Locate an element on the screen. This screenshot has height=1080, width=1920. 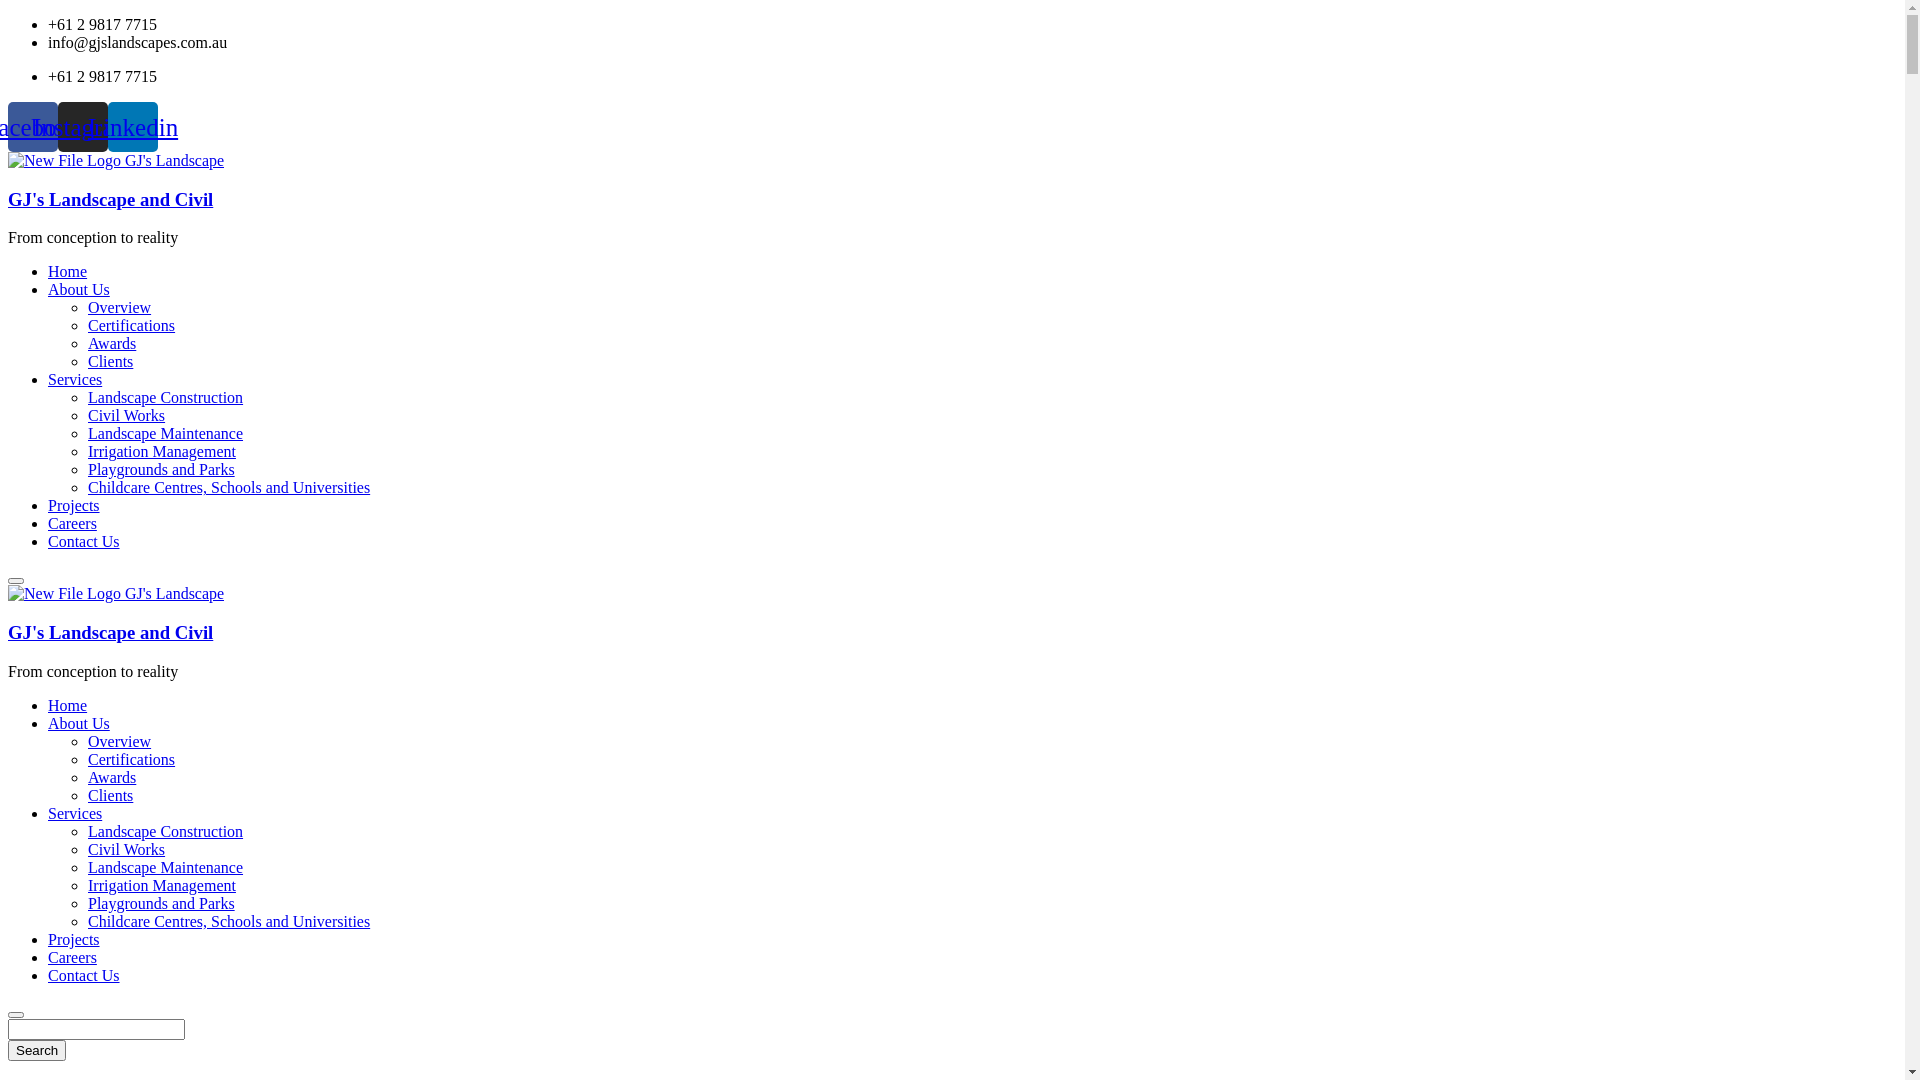
'Careers' is located at coordinates (72, 956).